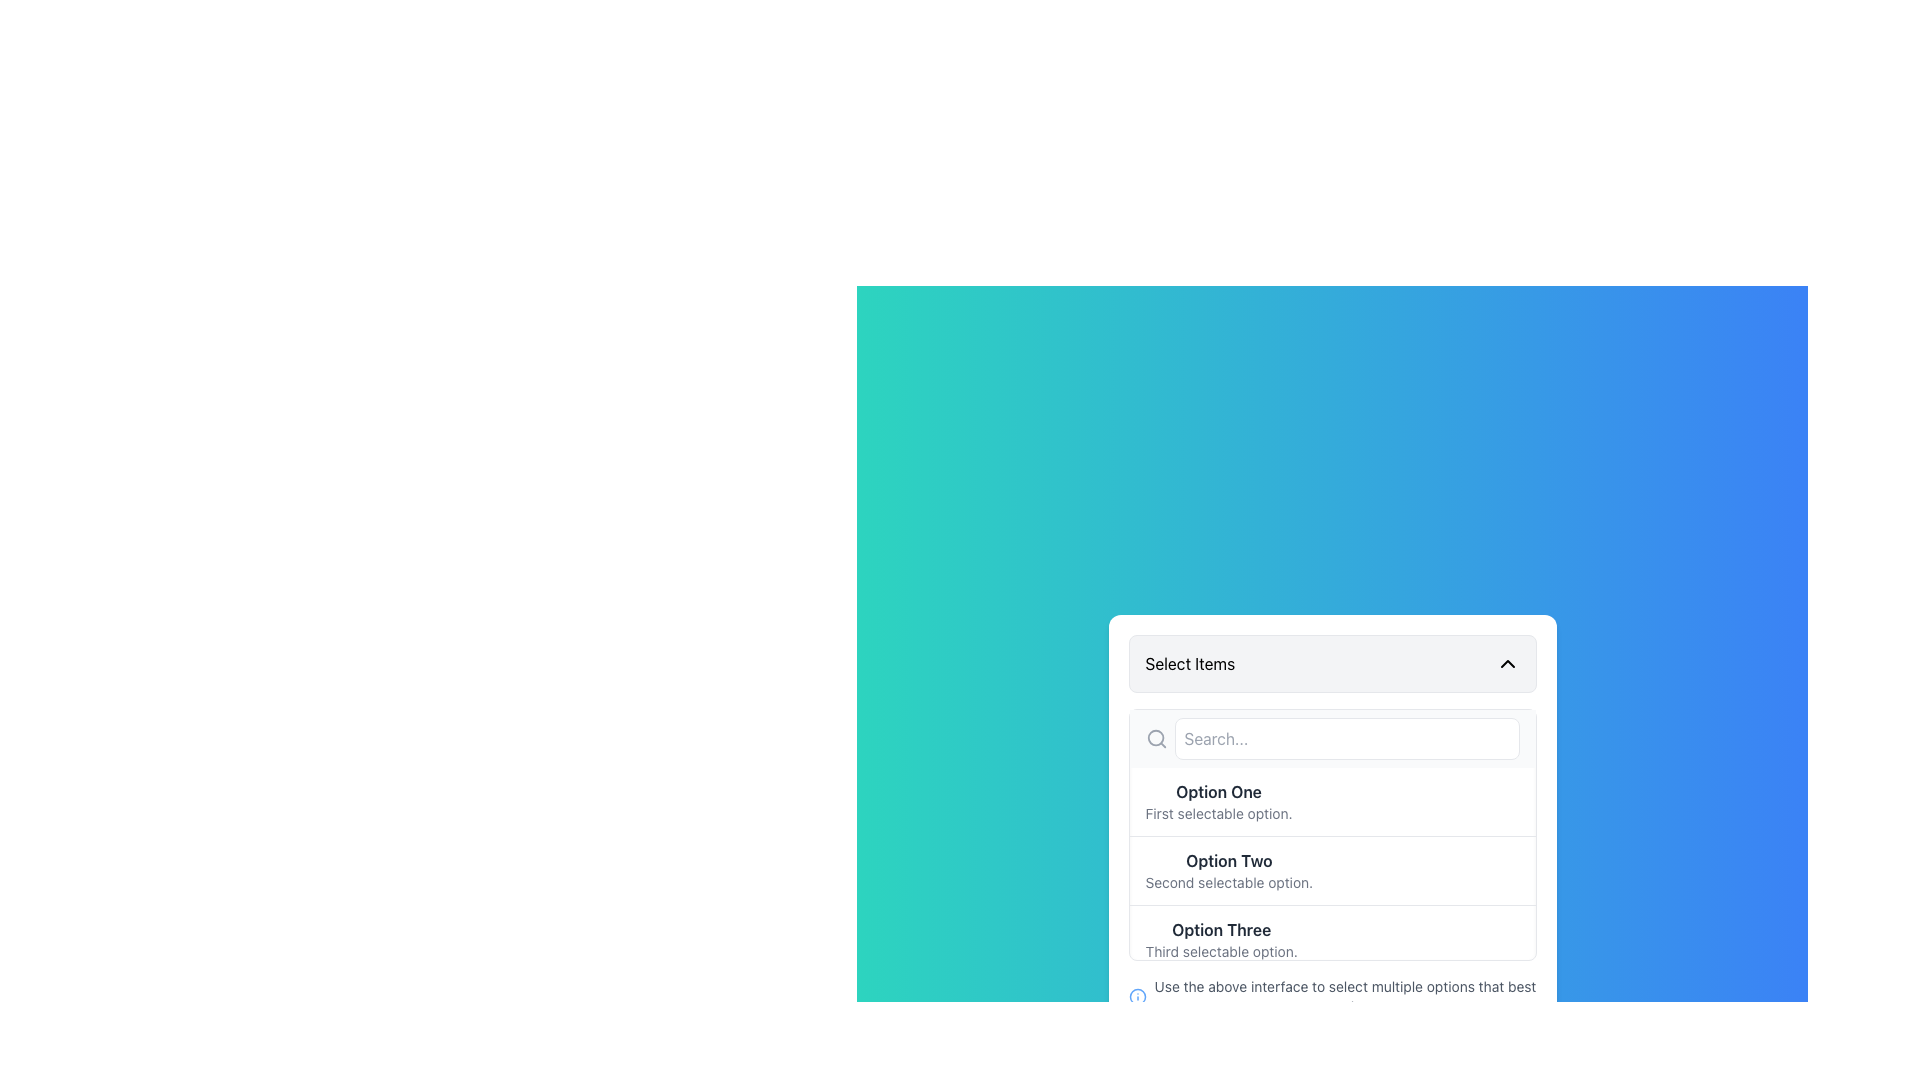 The height and width of the screenshot is (1080, 1920). I want to click on the circular search icon, which features a magnifying glass and is located to the left of the input box labeled 'Search...' within the dropdown interface, so click(1155, 738).